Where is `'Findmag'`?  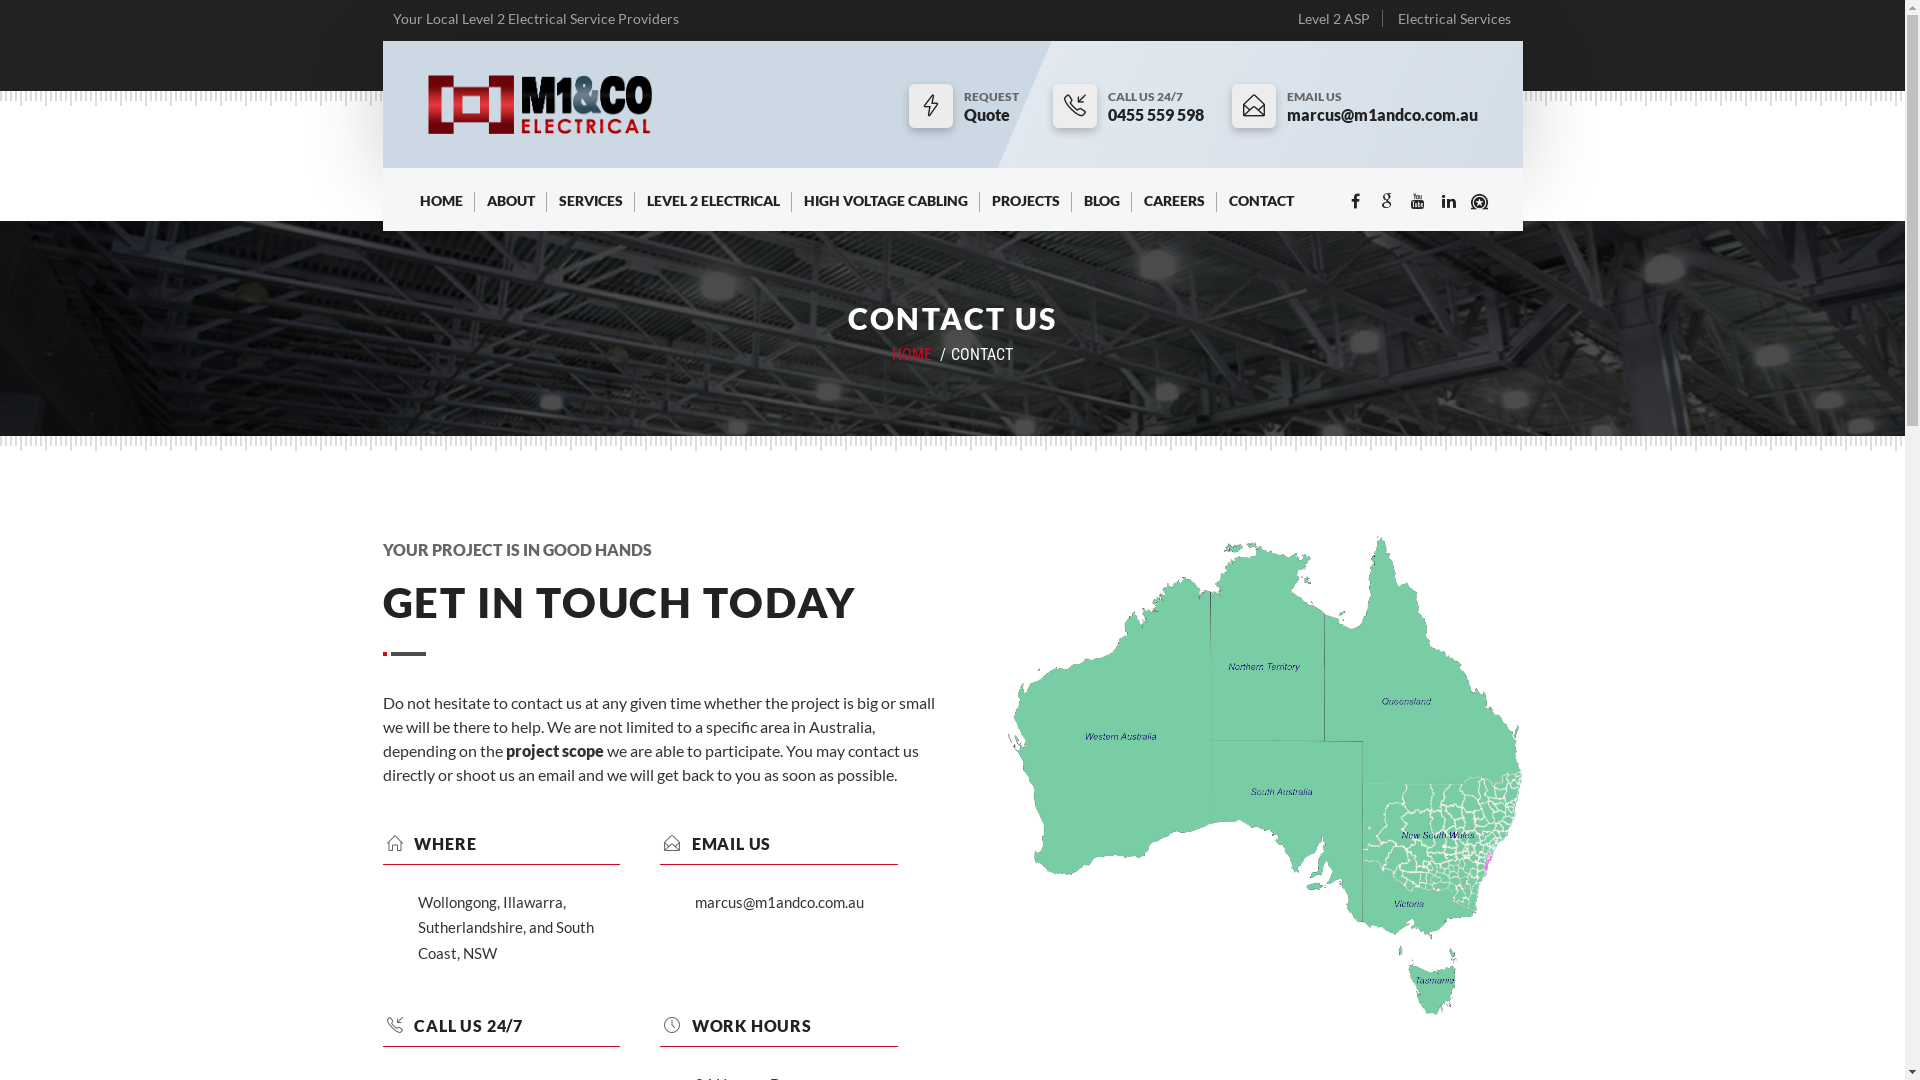
'Findmag' is located at coordinates (1479, 202).